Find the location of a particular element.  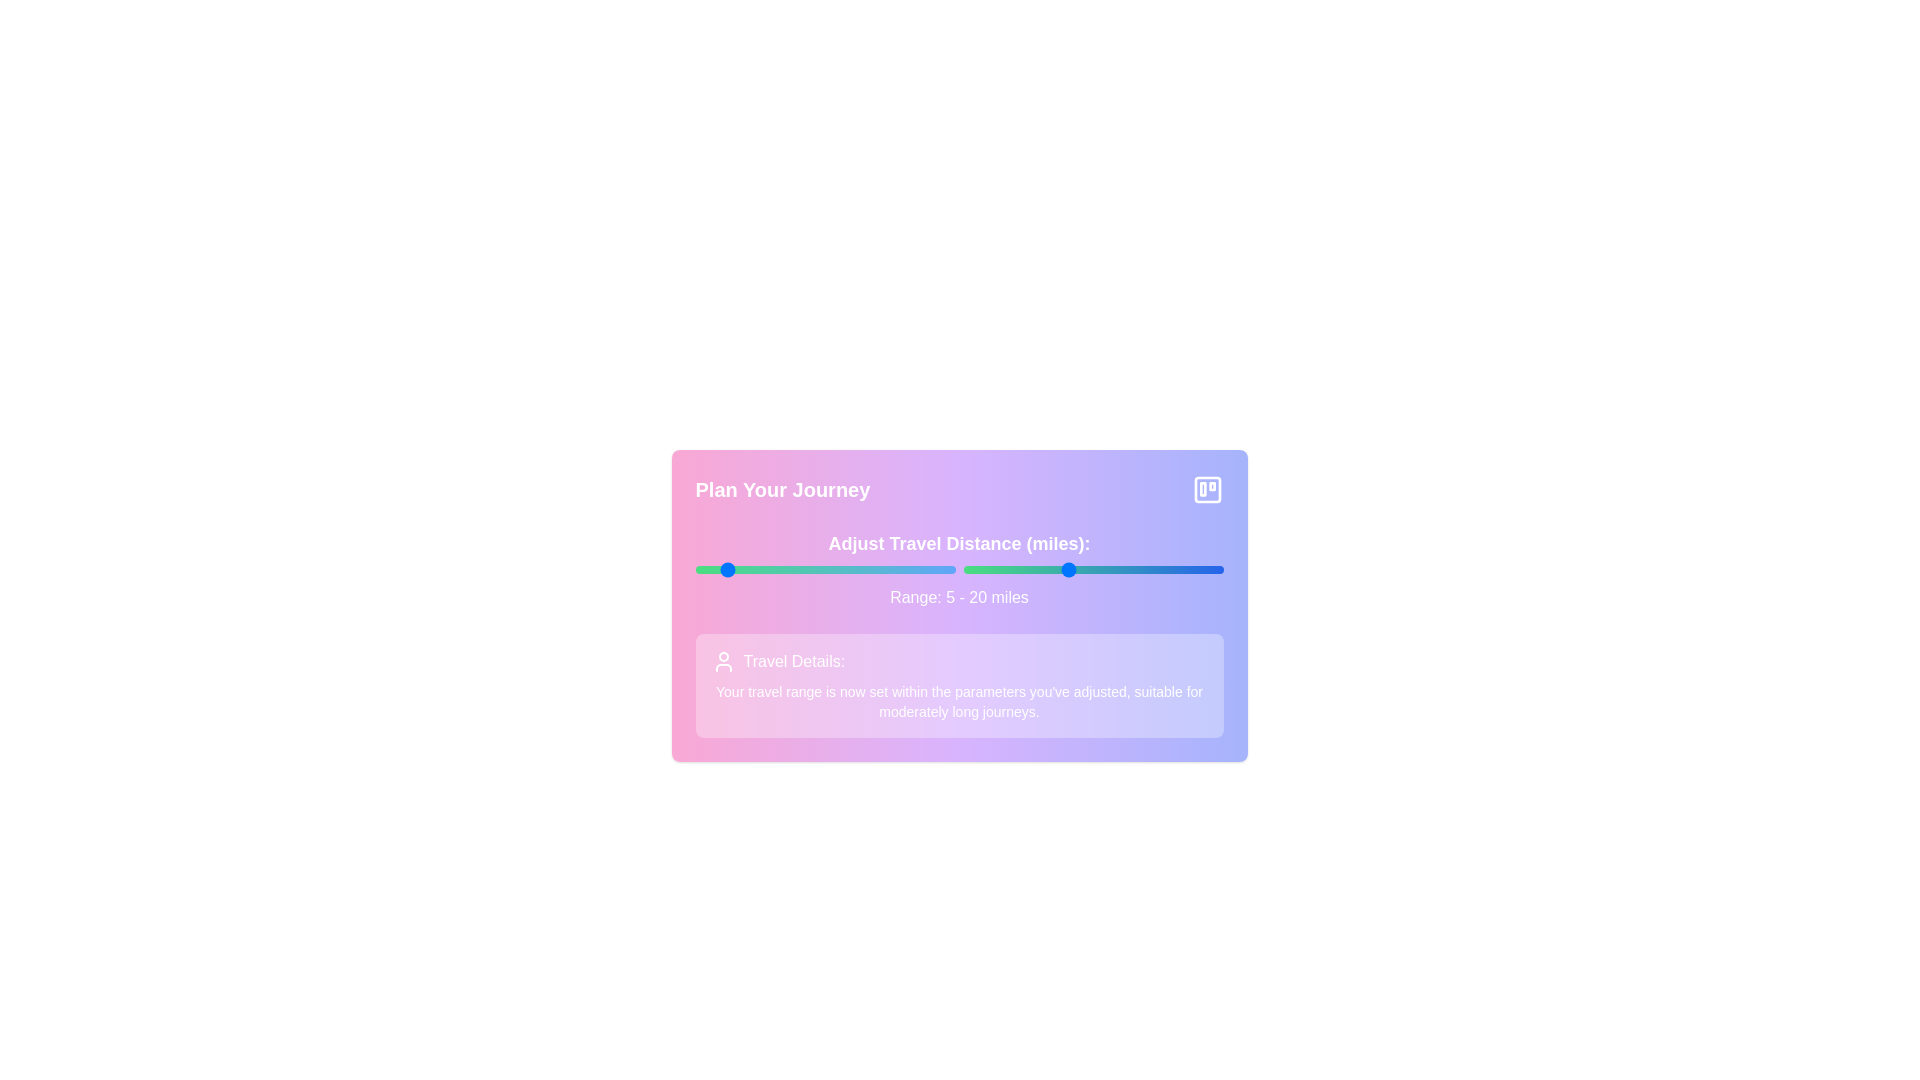

the second SVG subcomponent within the Trello board interface icon located in the top-right corner of the purple gradient card titled 'Plan Your Journey' is located at coordinates (1201, 489).